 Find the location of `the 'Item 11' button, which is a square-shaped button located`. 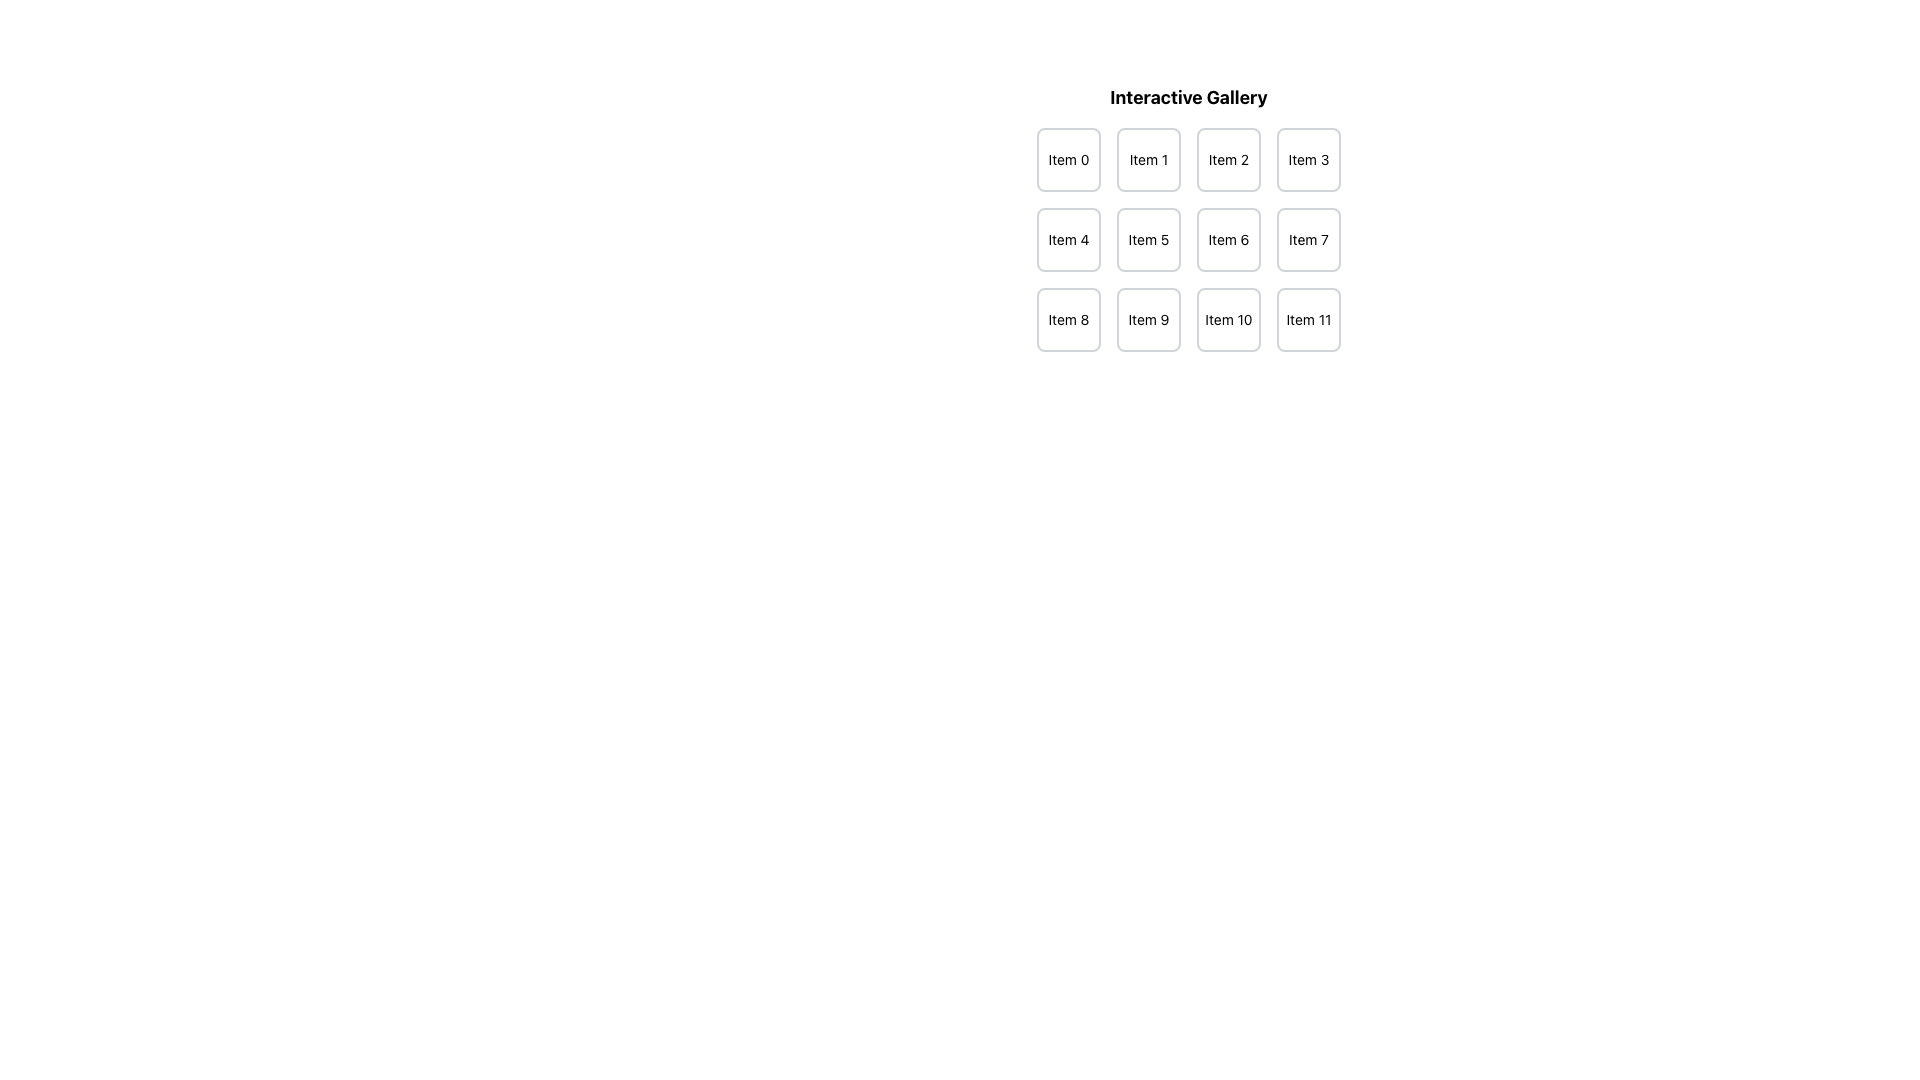

the 'Item 11' button, which is a square-shaped button located is located at coordinates (1309, 319).